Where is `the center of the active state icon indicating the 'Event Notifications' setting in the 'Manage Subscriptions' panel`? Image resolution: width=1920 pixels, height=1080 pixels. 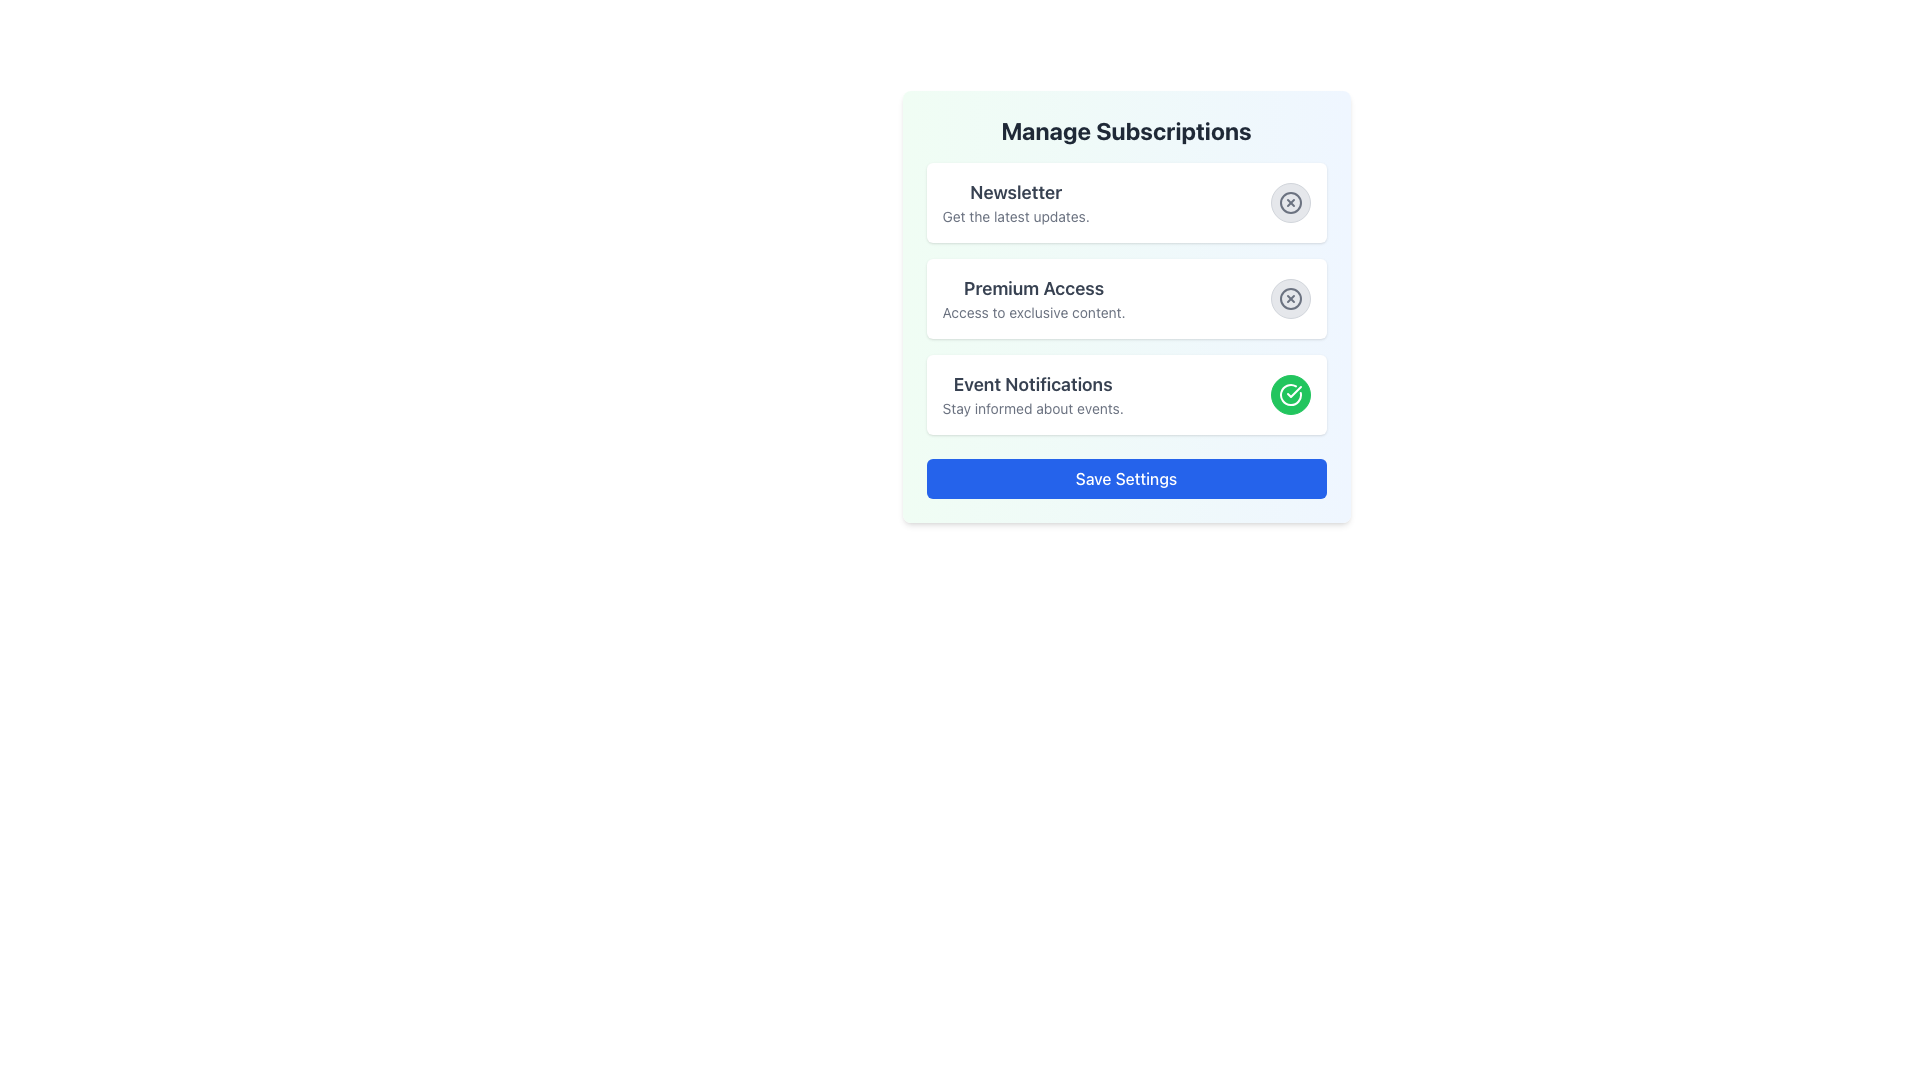
the center of the active state icon indicating the 'Event Notifications' setting in the 'Manage Subscriptions' panel is located at coordinates (1290, 394).